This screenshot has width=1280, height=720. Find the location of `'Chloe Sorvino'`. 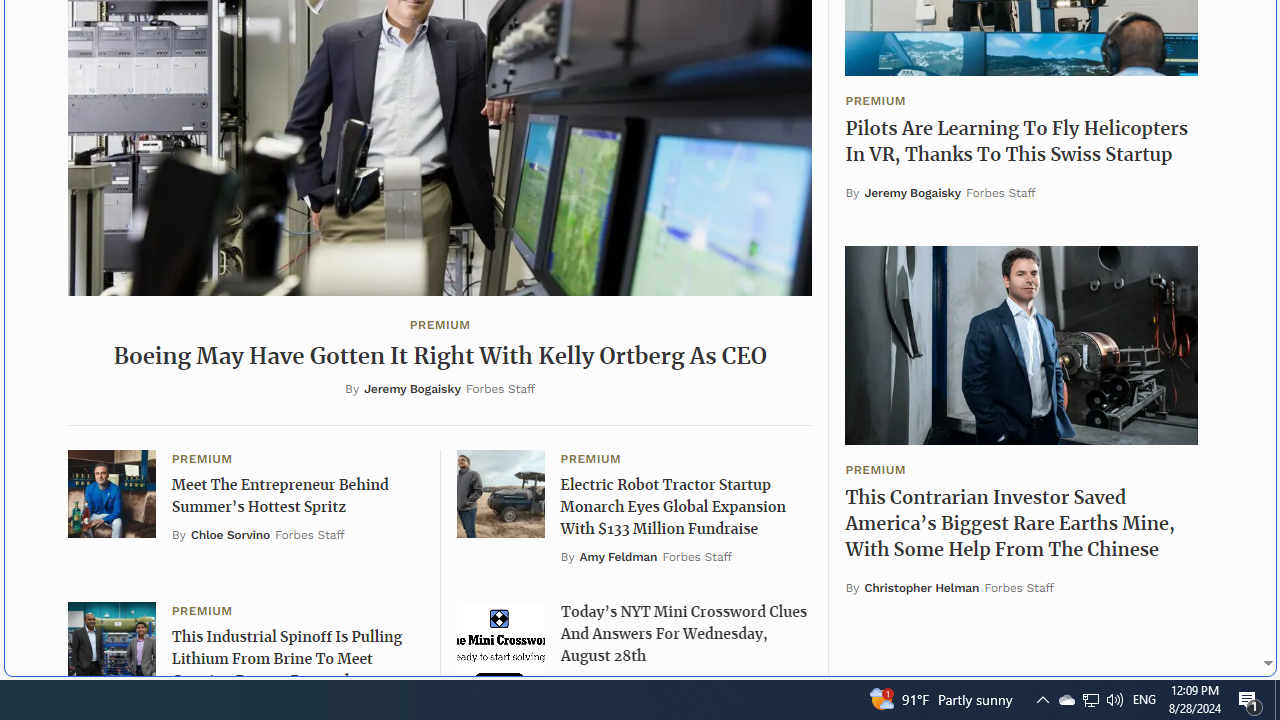

'Chloe Sorvino' is located at coordinates (230, 534).